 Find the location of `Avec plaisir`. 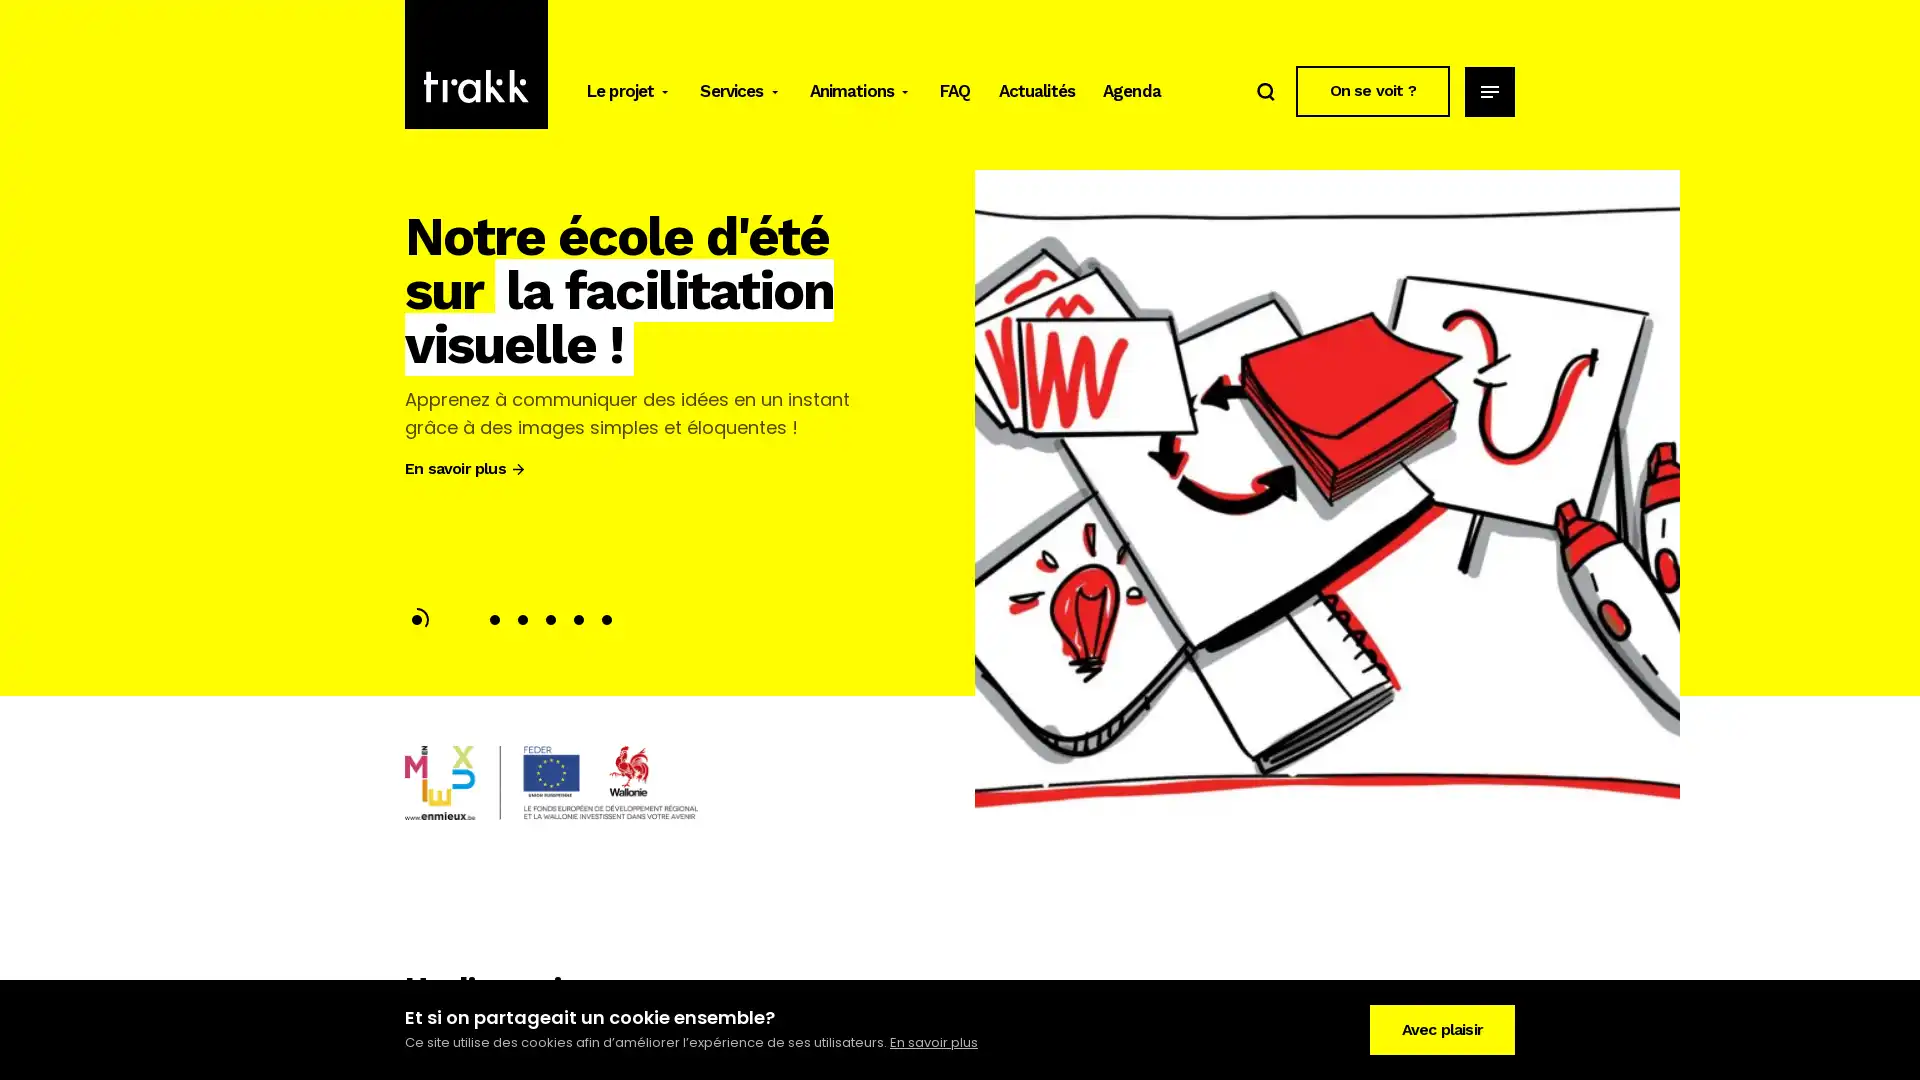

Avec plaisir is located at coordinates (1441, 1029).